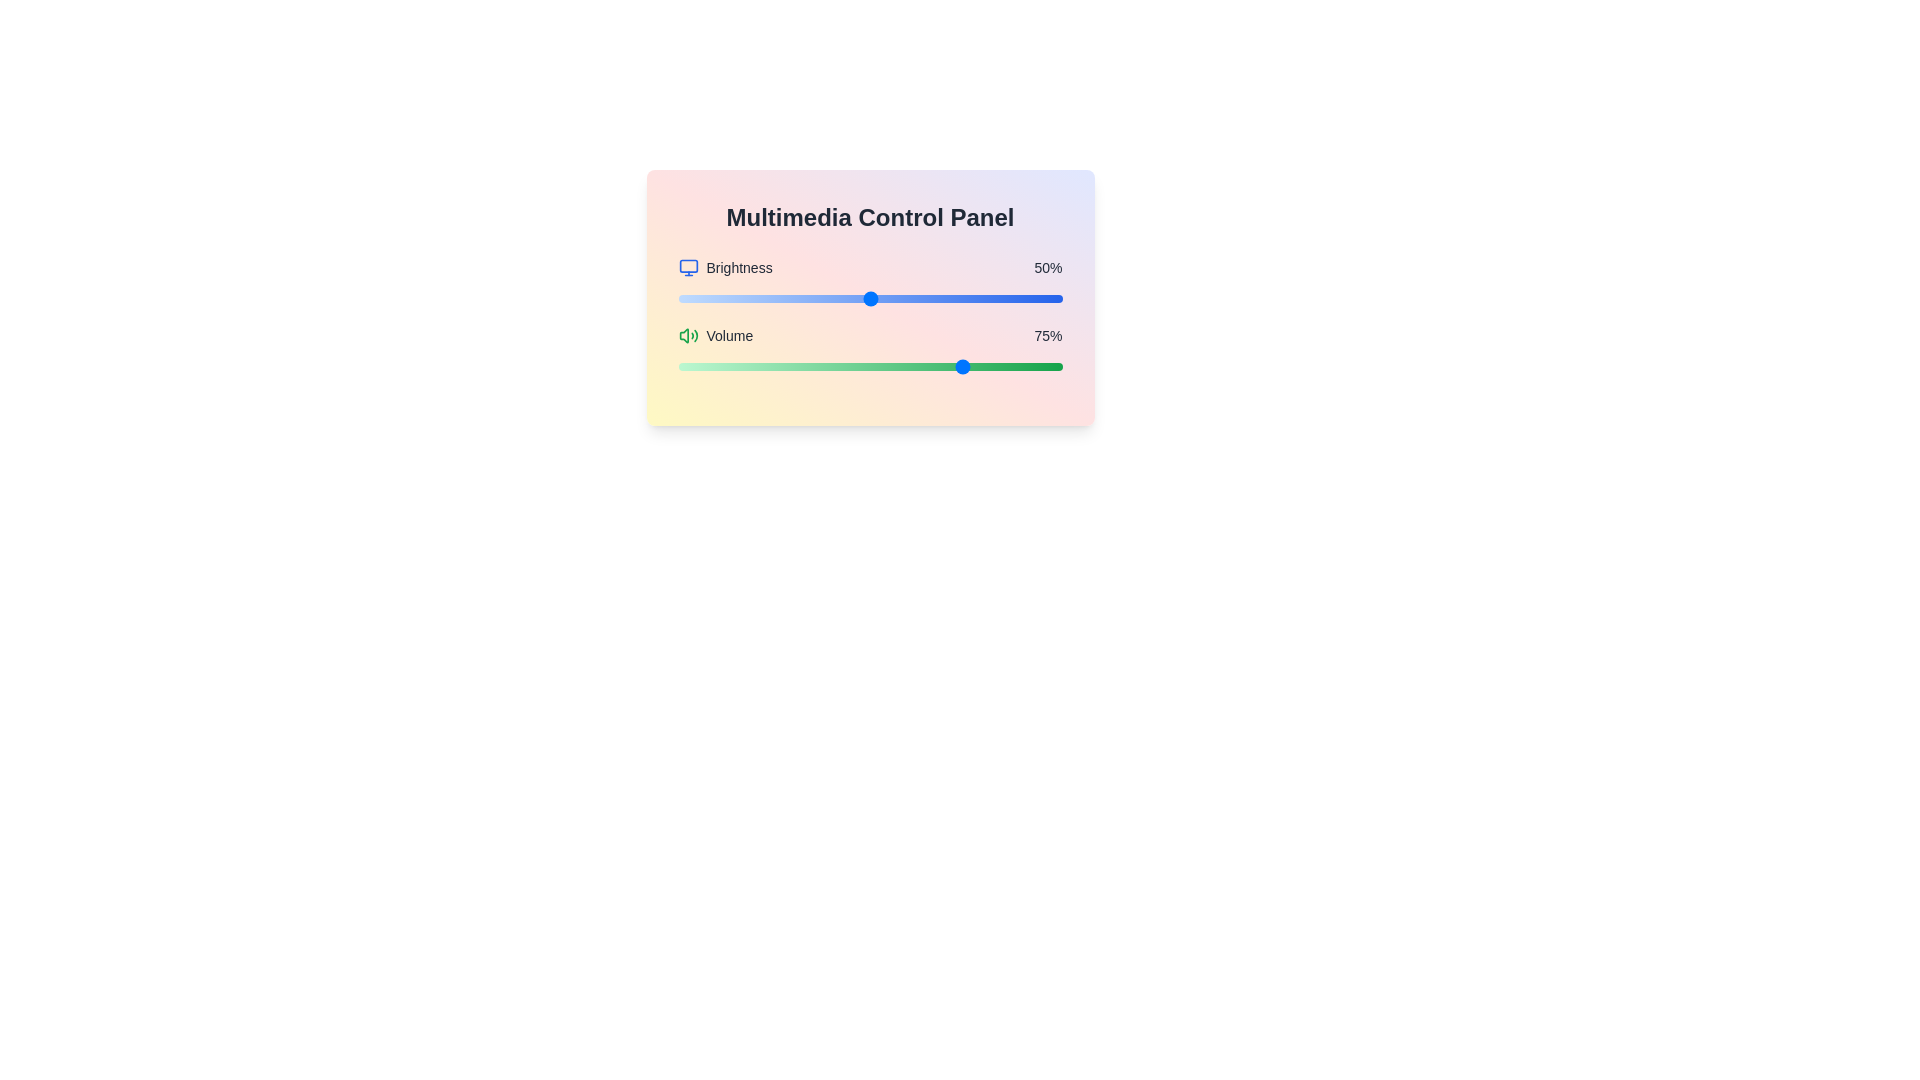 This screenshot has width=1920, height=1080. What do you see at coordinates (847, 366) in the screenshot?
I see `the volume slider to 44% by dragging the slider to the desired position` at bounding box center [847, 366].